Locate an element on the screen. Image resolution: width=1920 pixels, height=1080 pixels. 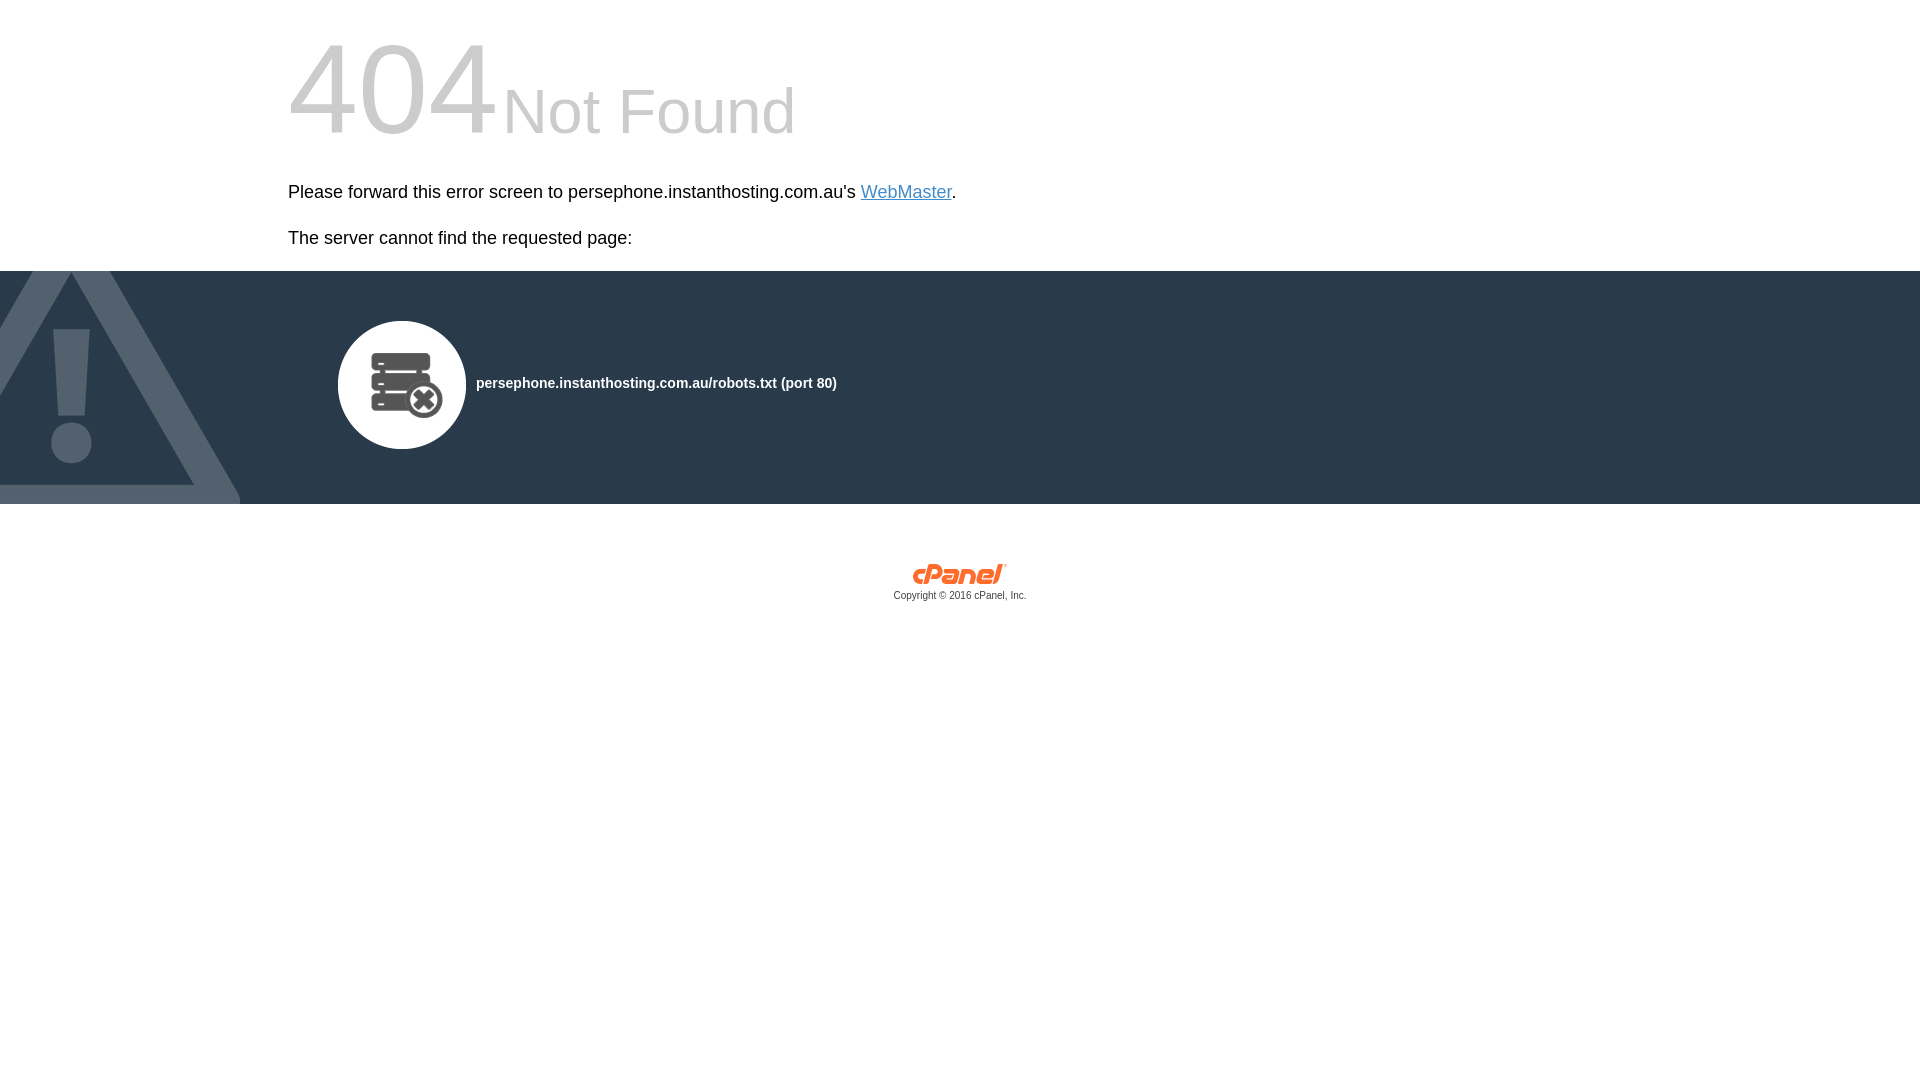
'WebMaster' is located at coordinates (905, 192).